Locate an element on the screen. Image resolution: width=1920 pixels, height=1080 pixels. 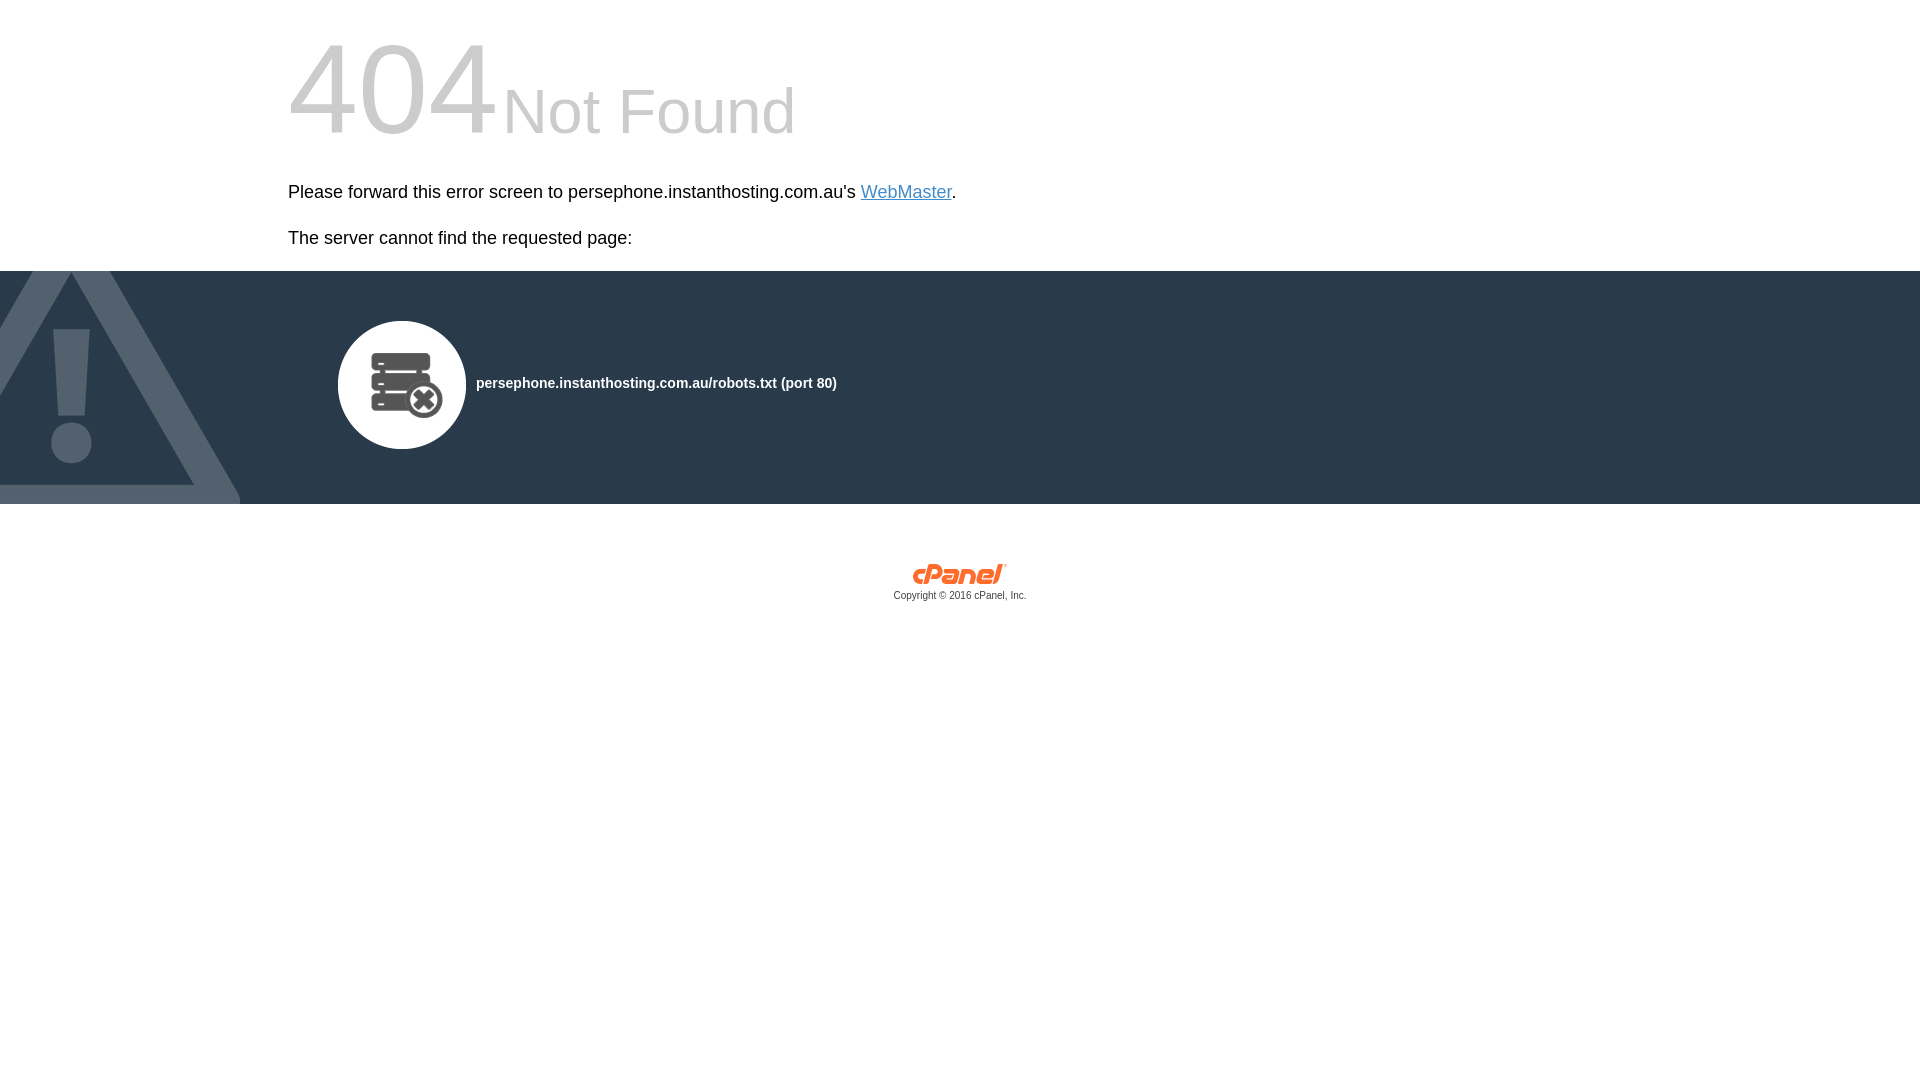
'WebMaster' is located at coordinates (905, 192).